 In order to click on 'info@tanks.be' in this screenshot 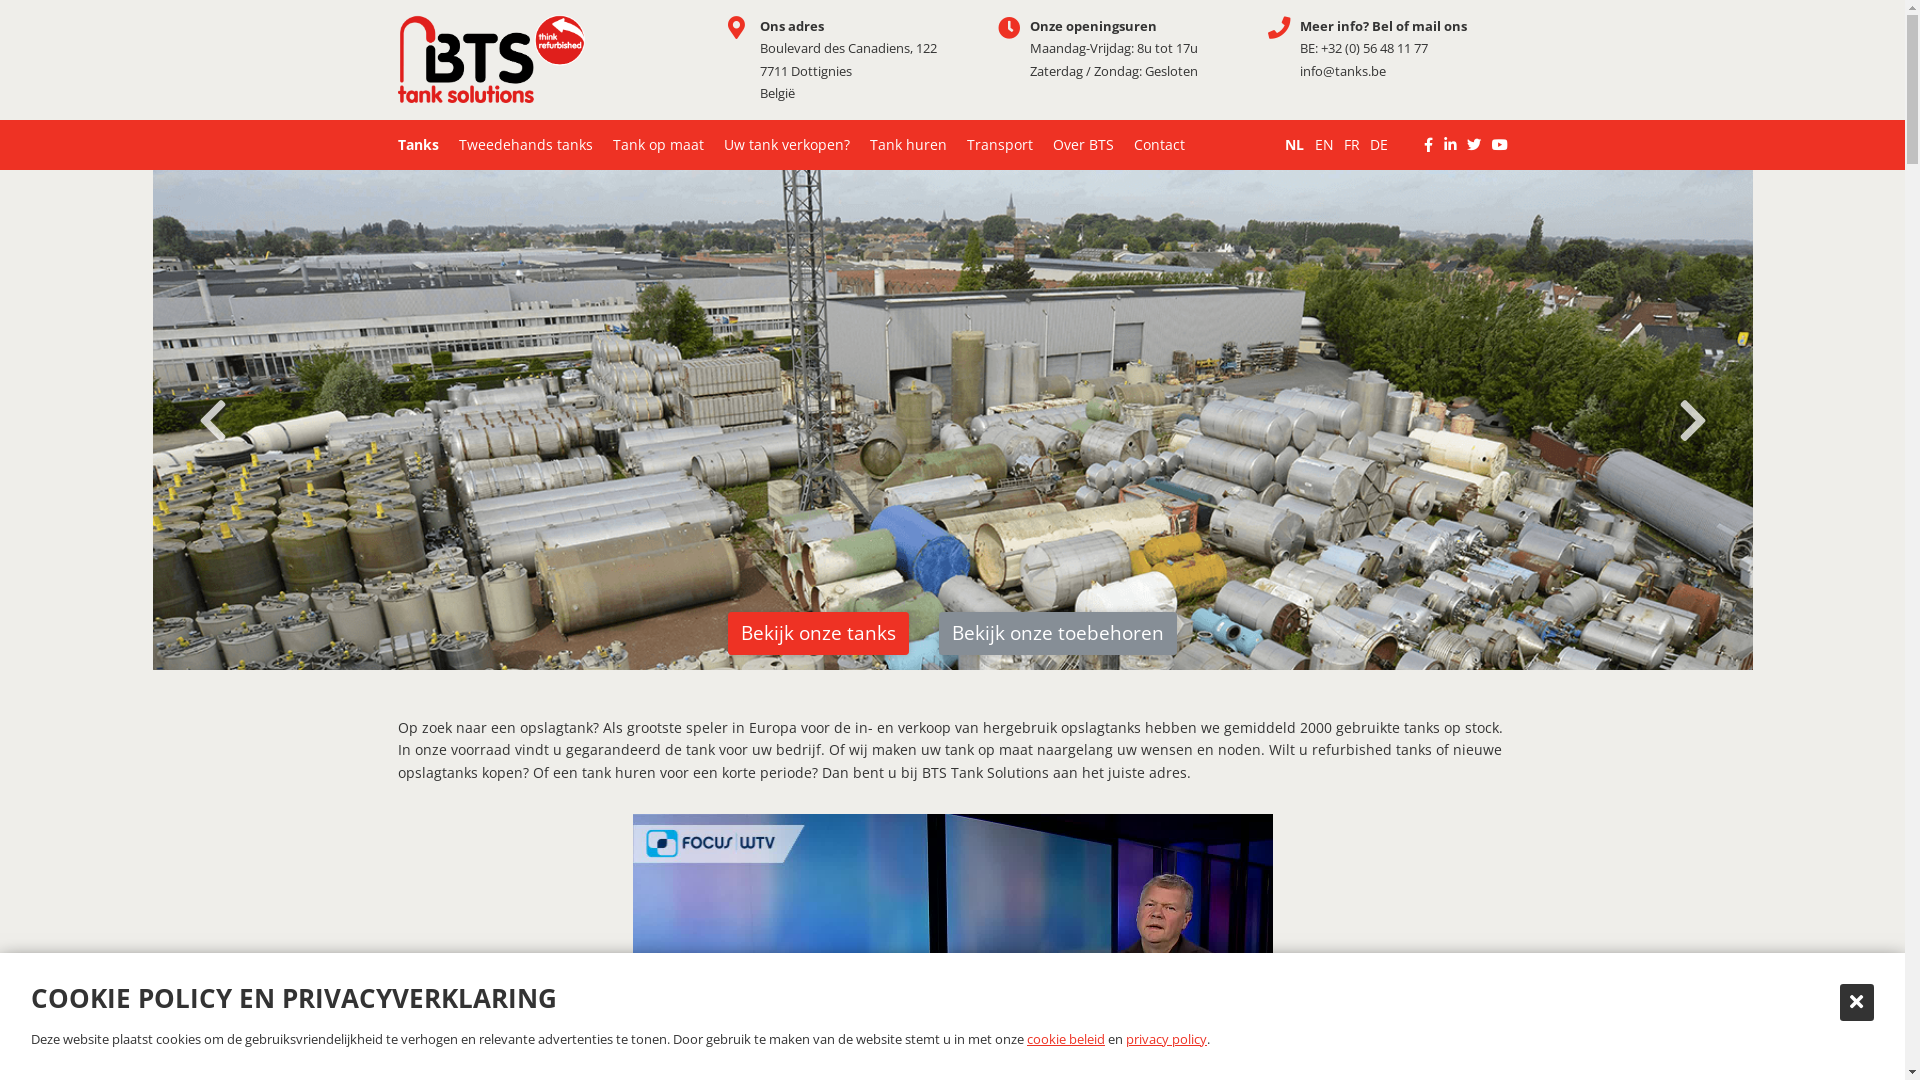, I will do `click(1300, 69)`.